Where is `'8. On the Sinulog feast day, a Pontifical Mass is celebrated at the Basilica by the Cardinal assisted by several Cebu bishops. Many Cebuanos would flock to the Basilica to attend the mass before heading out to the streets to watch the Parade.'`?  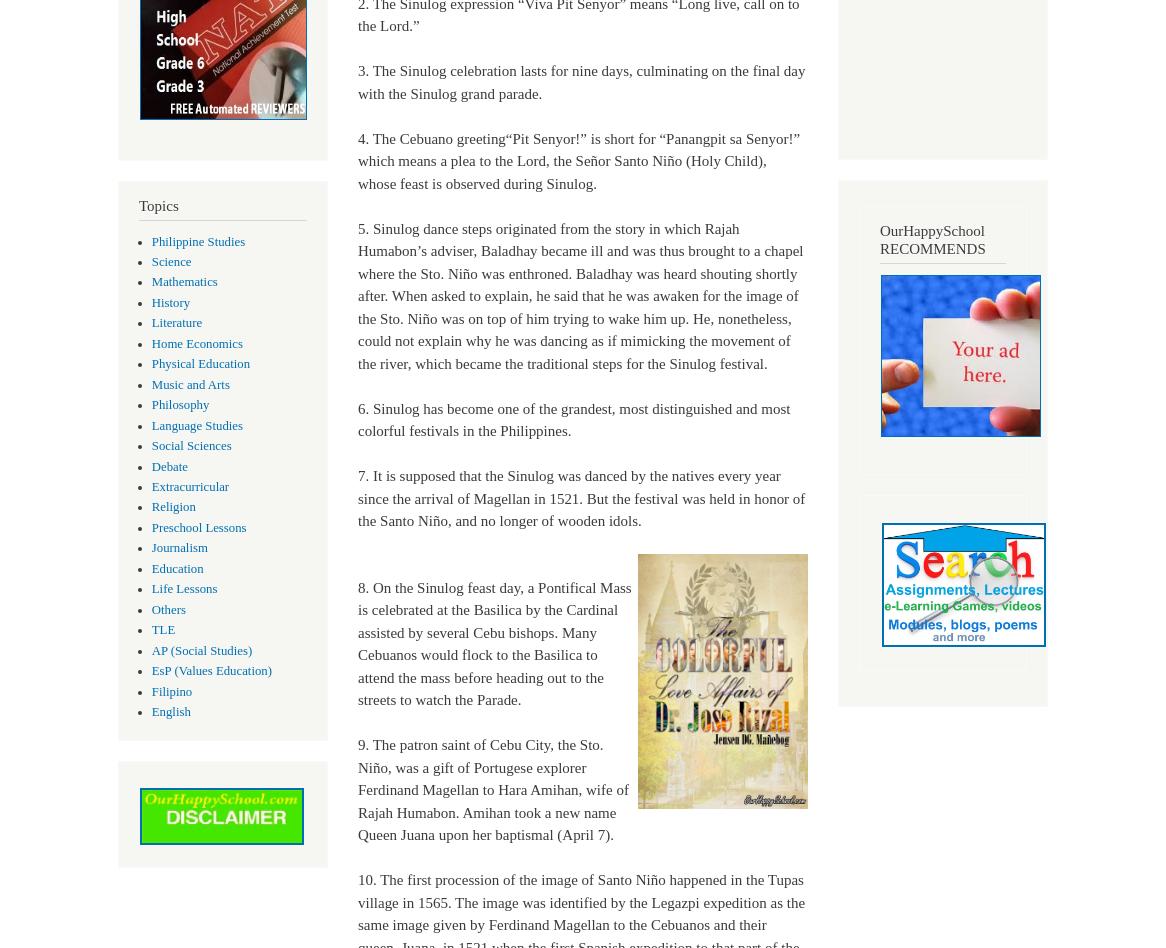
'8. On the Sinulog feast day, a Pontifical Mass is celebrated at the Basilica by the Cardinal assisted by several Cebu bishops. Many Cebuanos would flock to the Basilica to attend the mass before heading out to the streets to watch the Parade.' is located at coordinates (494, 642).